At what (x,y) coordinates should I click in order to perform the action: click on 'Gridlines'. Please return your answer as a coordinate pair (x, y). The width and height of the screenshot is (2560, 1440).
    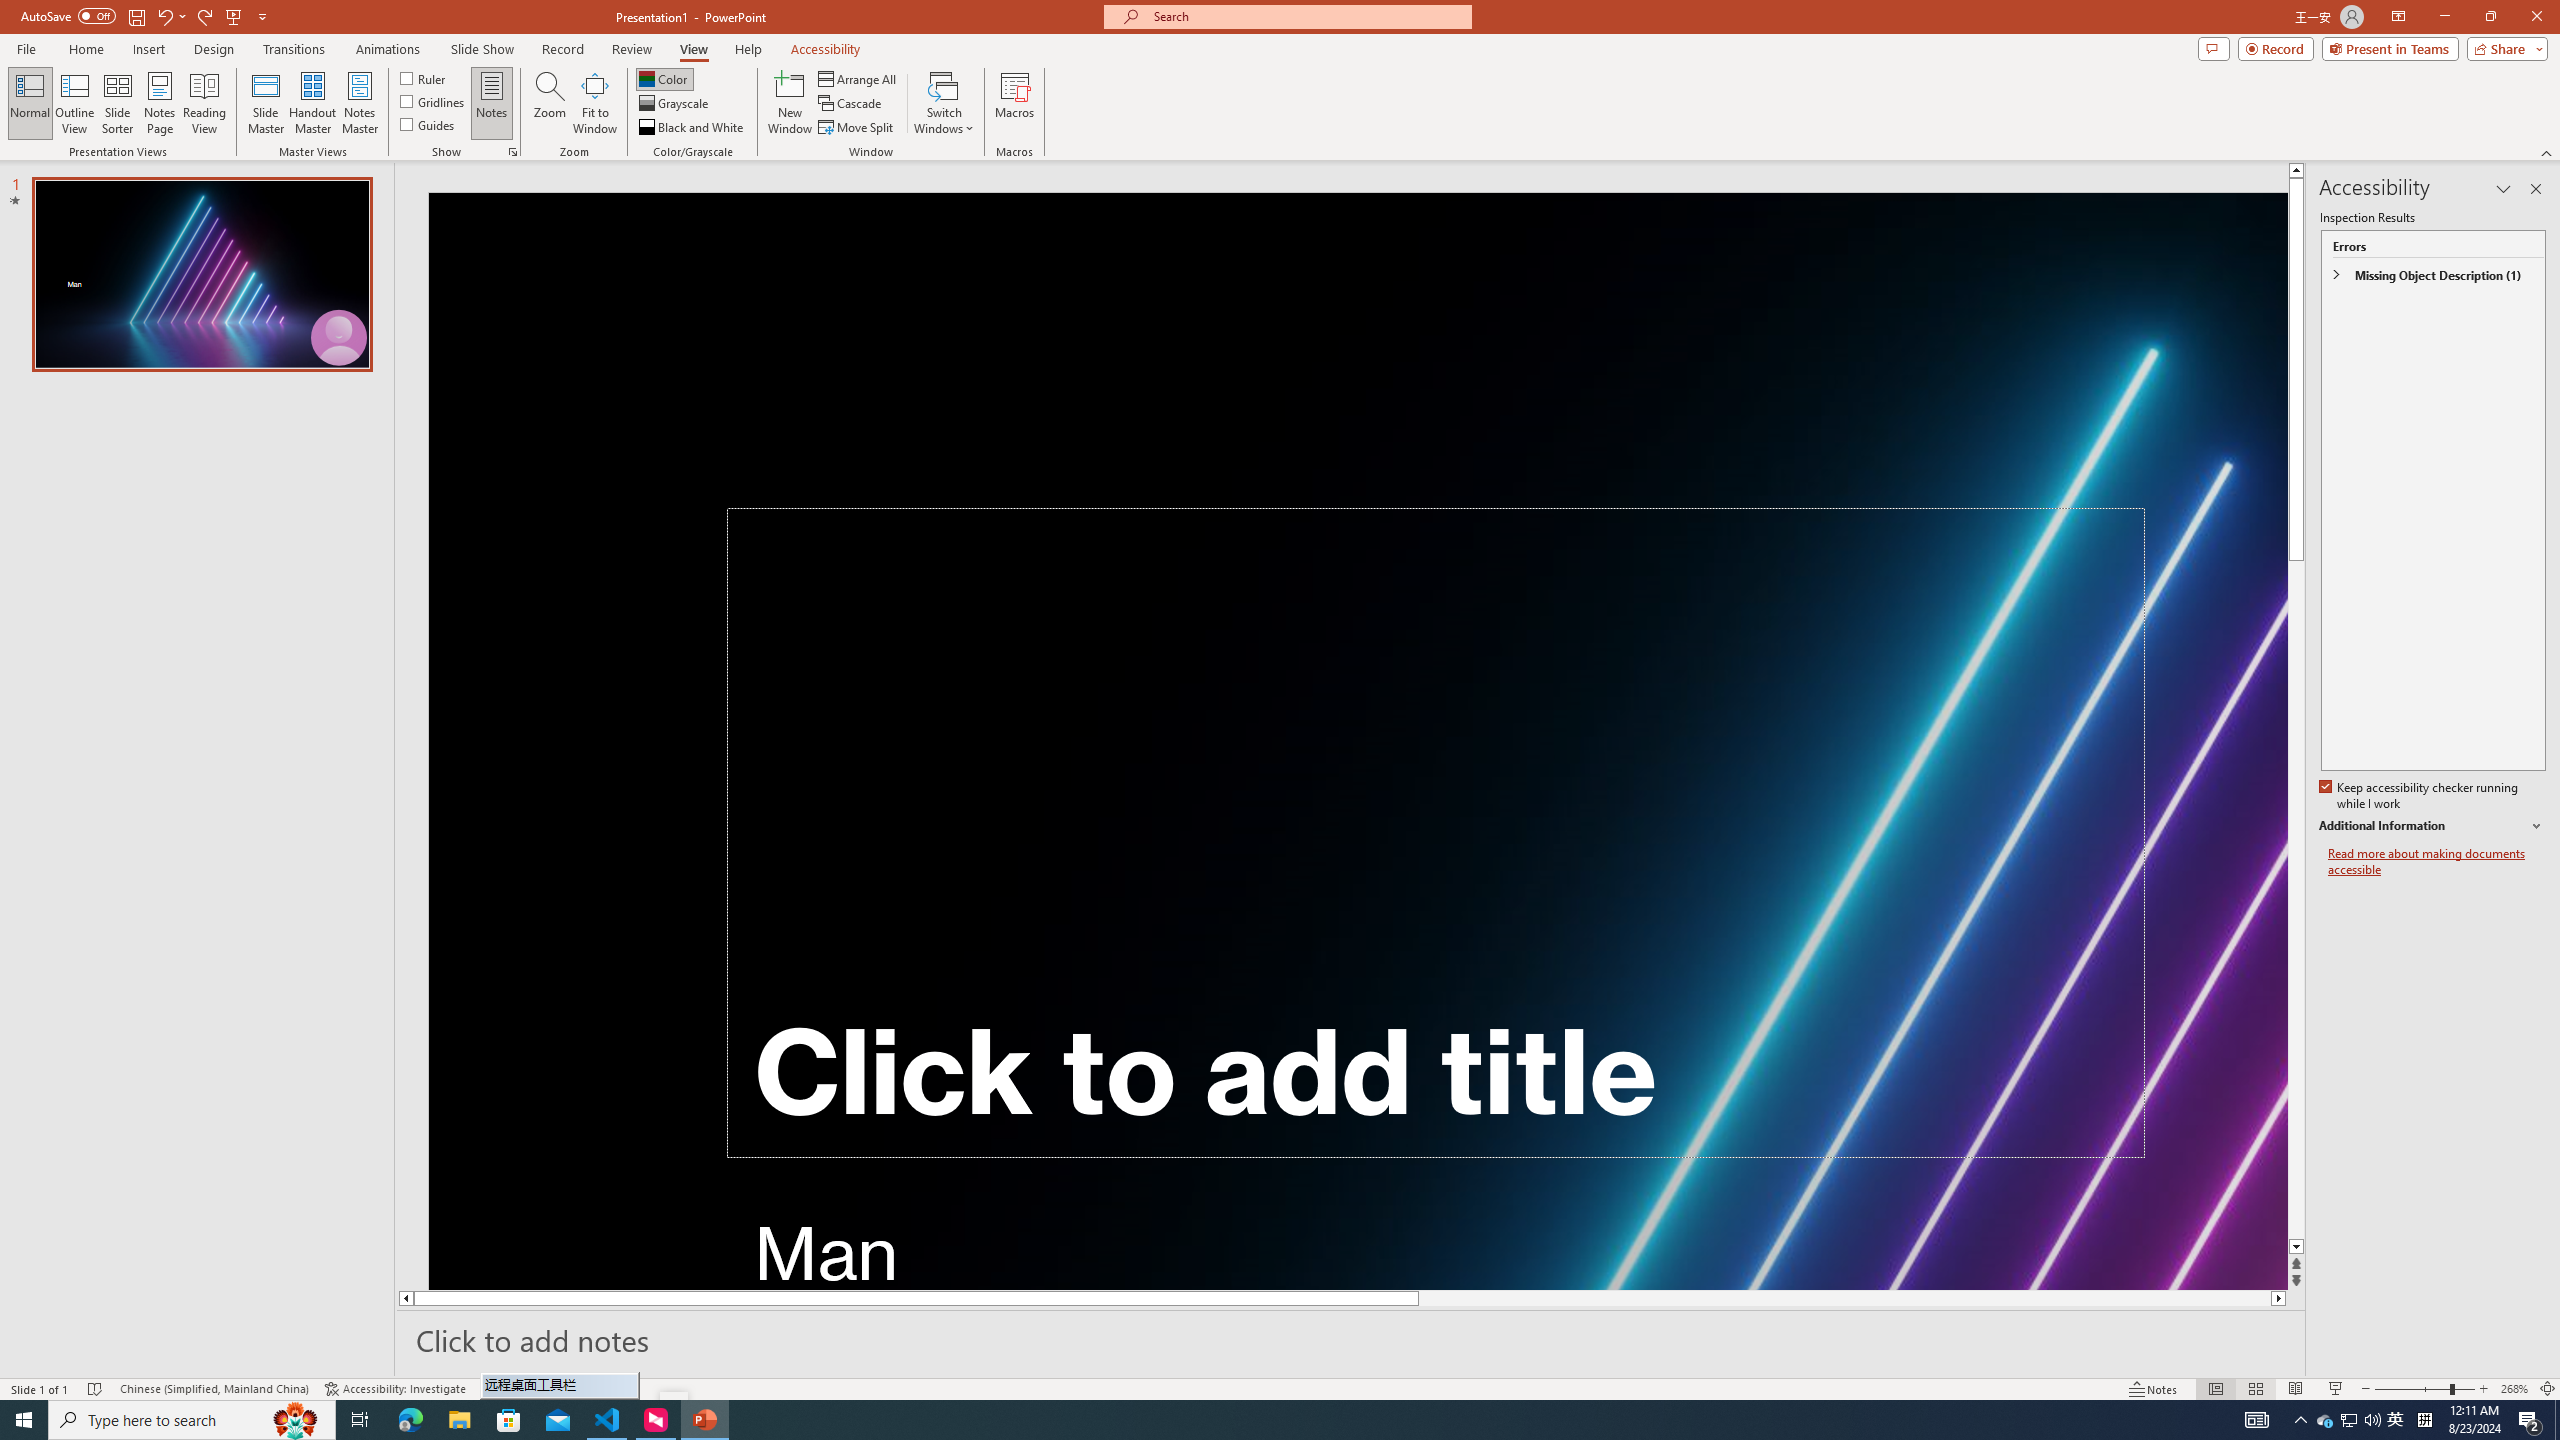
    Looking at the image, I should click on (432, 99).